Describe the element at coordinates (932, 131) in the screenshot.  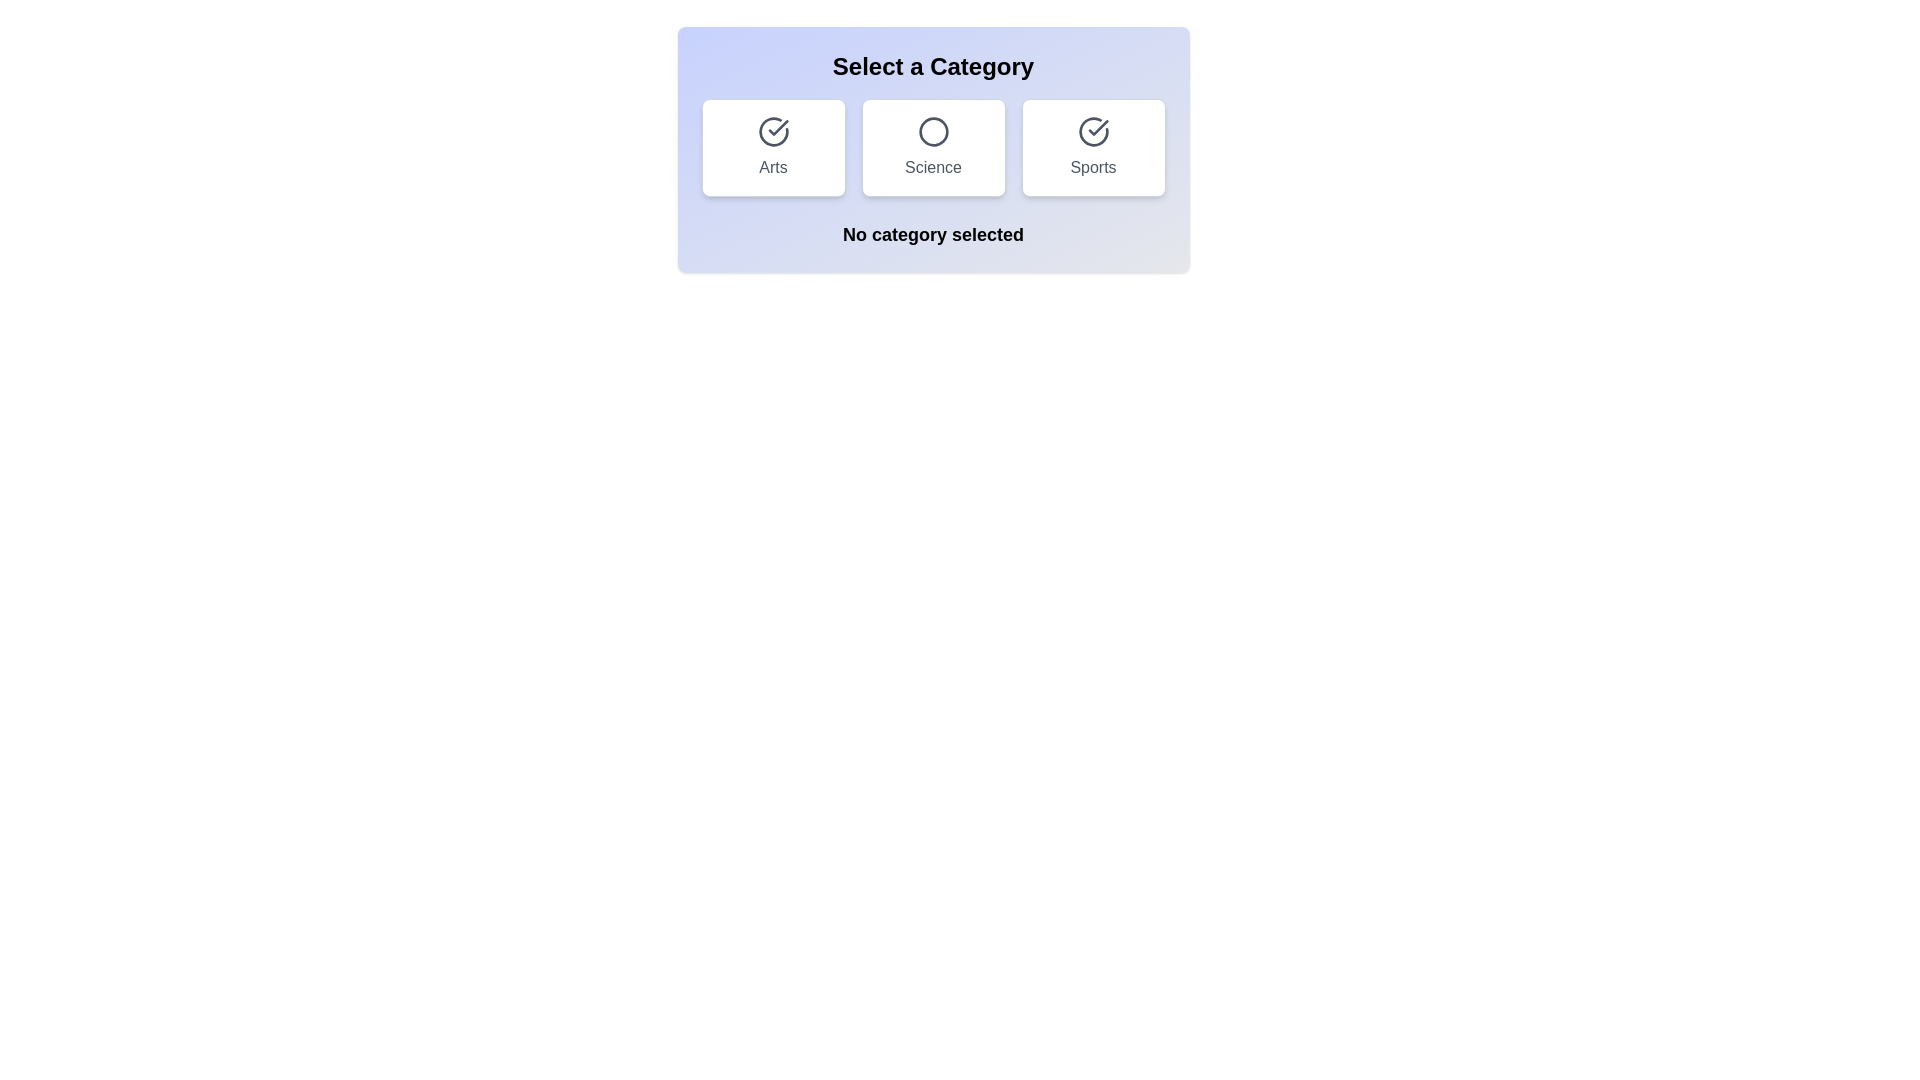
I see `the decorative circle that indicates the active state of the 'Science' button, which is centrally located within the rectangular button` at that location.